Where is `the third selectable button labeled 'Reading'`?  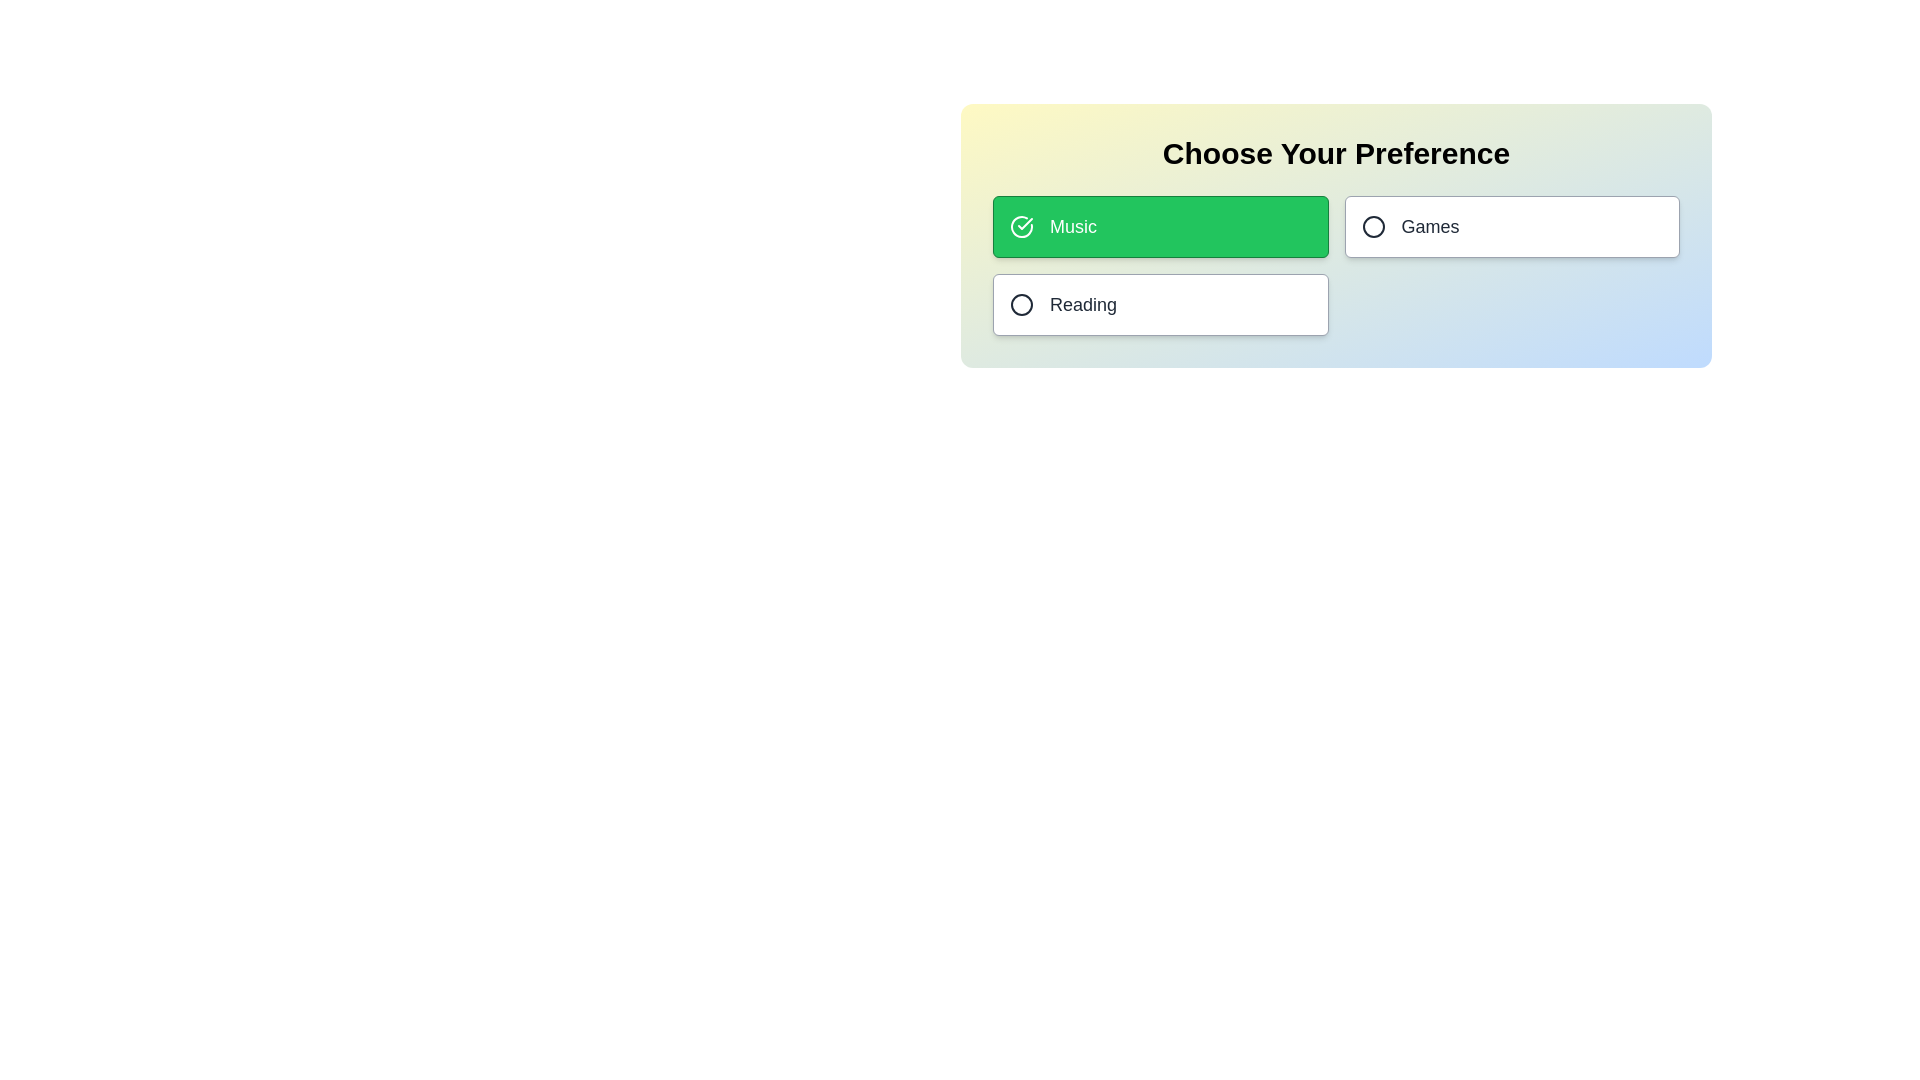 the third selectable button labeled 'Reading' is located at coordinates (1160, 304).